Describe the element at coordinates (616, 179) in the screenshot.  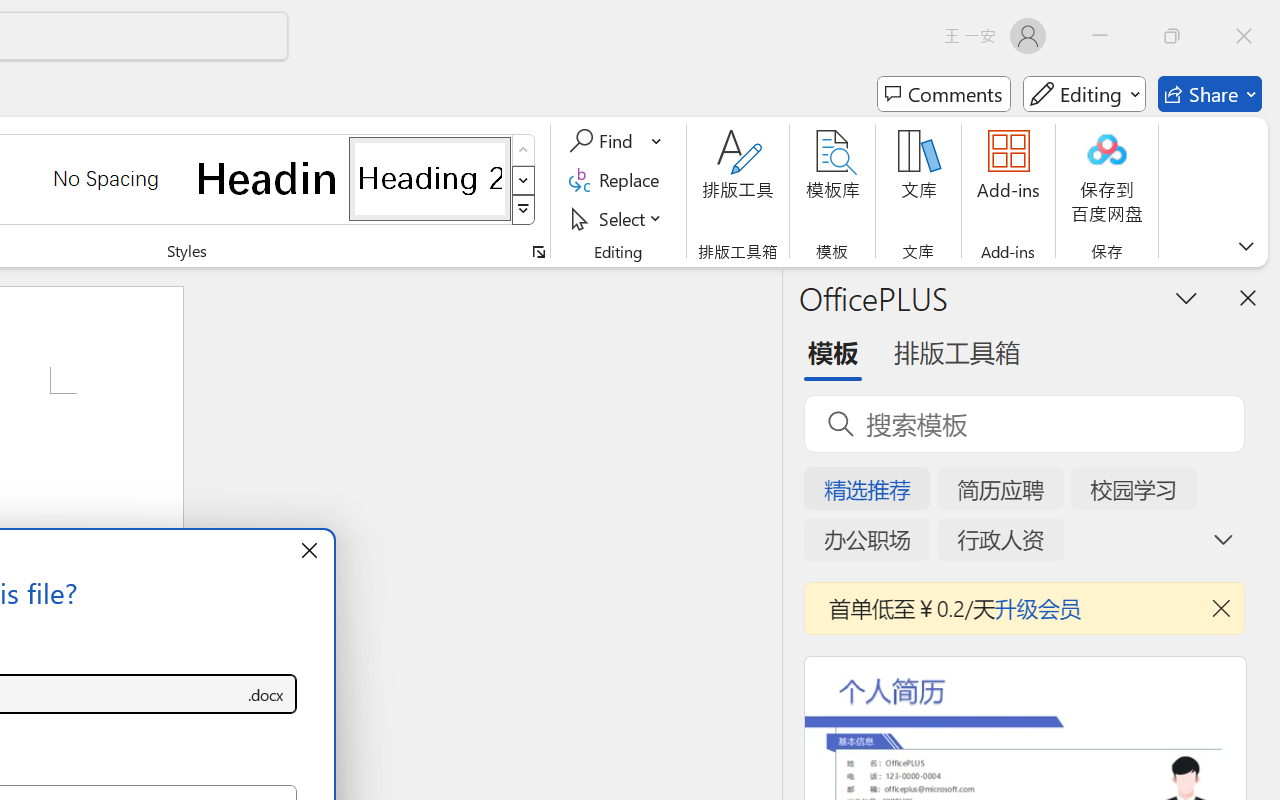
I see `'Replace...'` at that location.